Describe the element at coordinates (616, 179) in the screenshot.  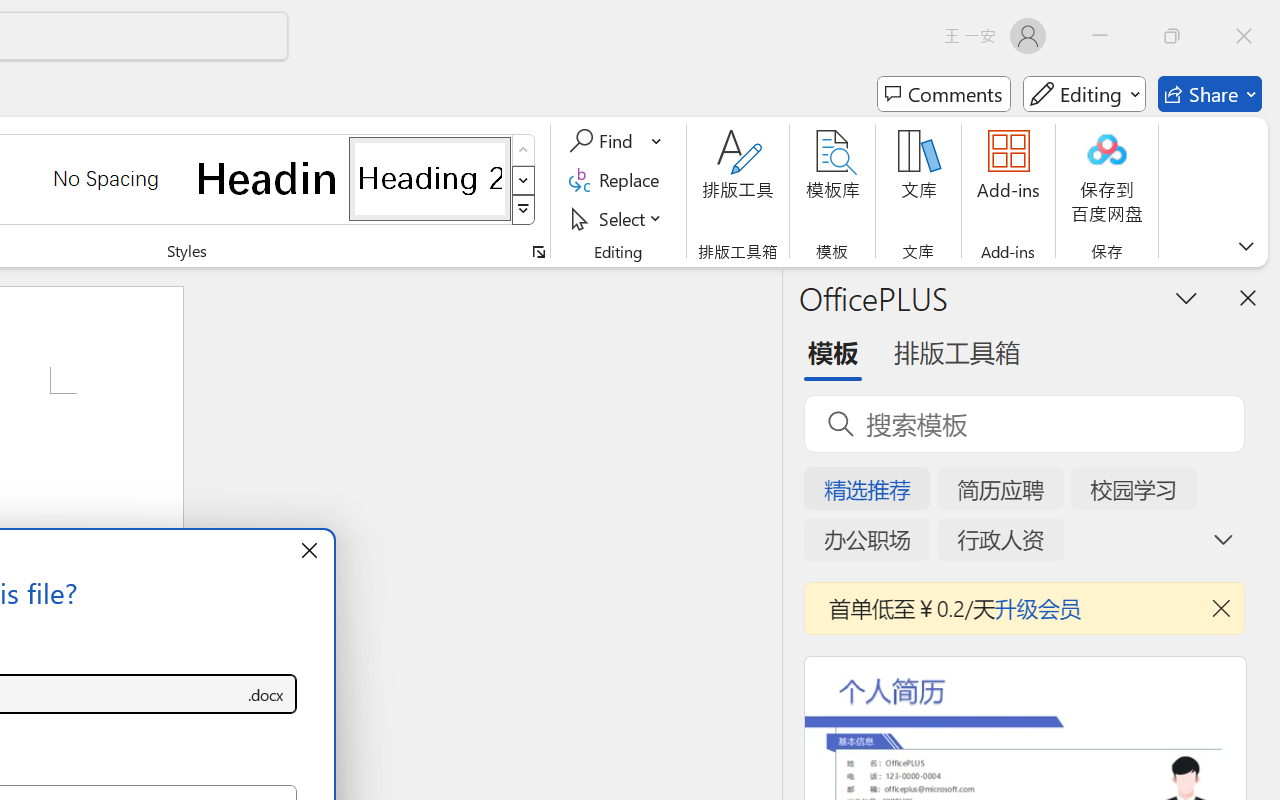
I see `'Replace...'` at that location.